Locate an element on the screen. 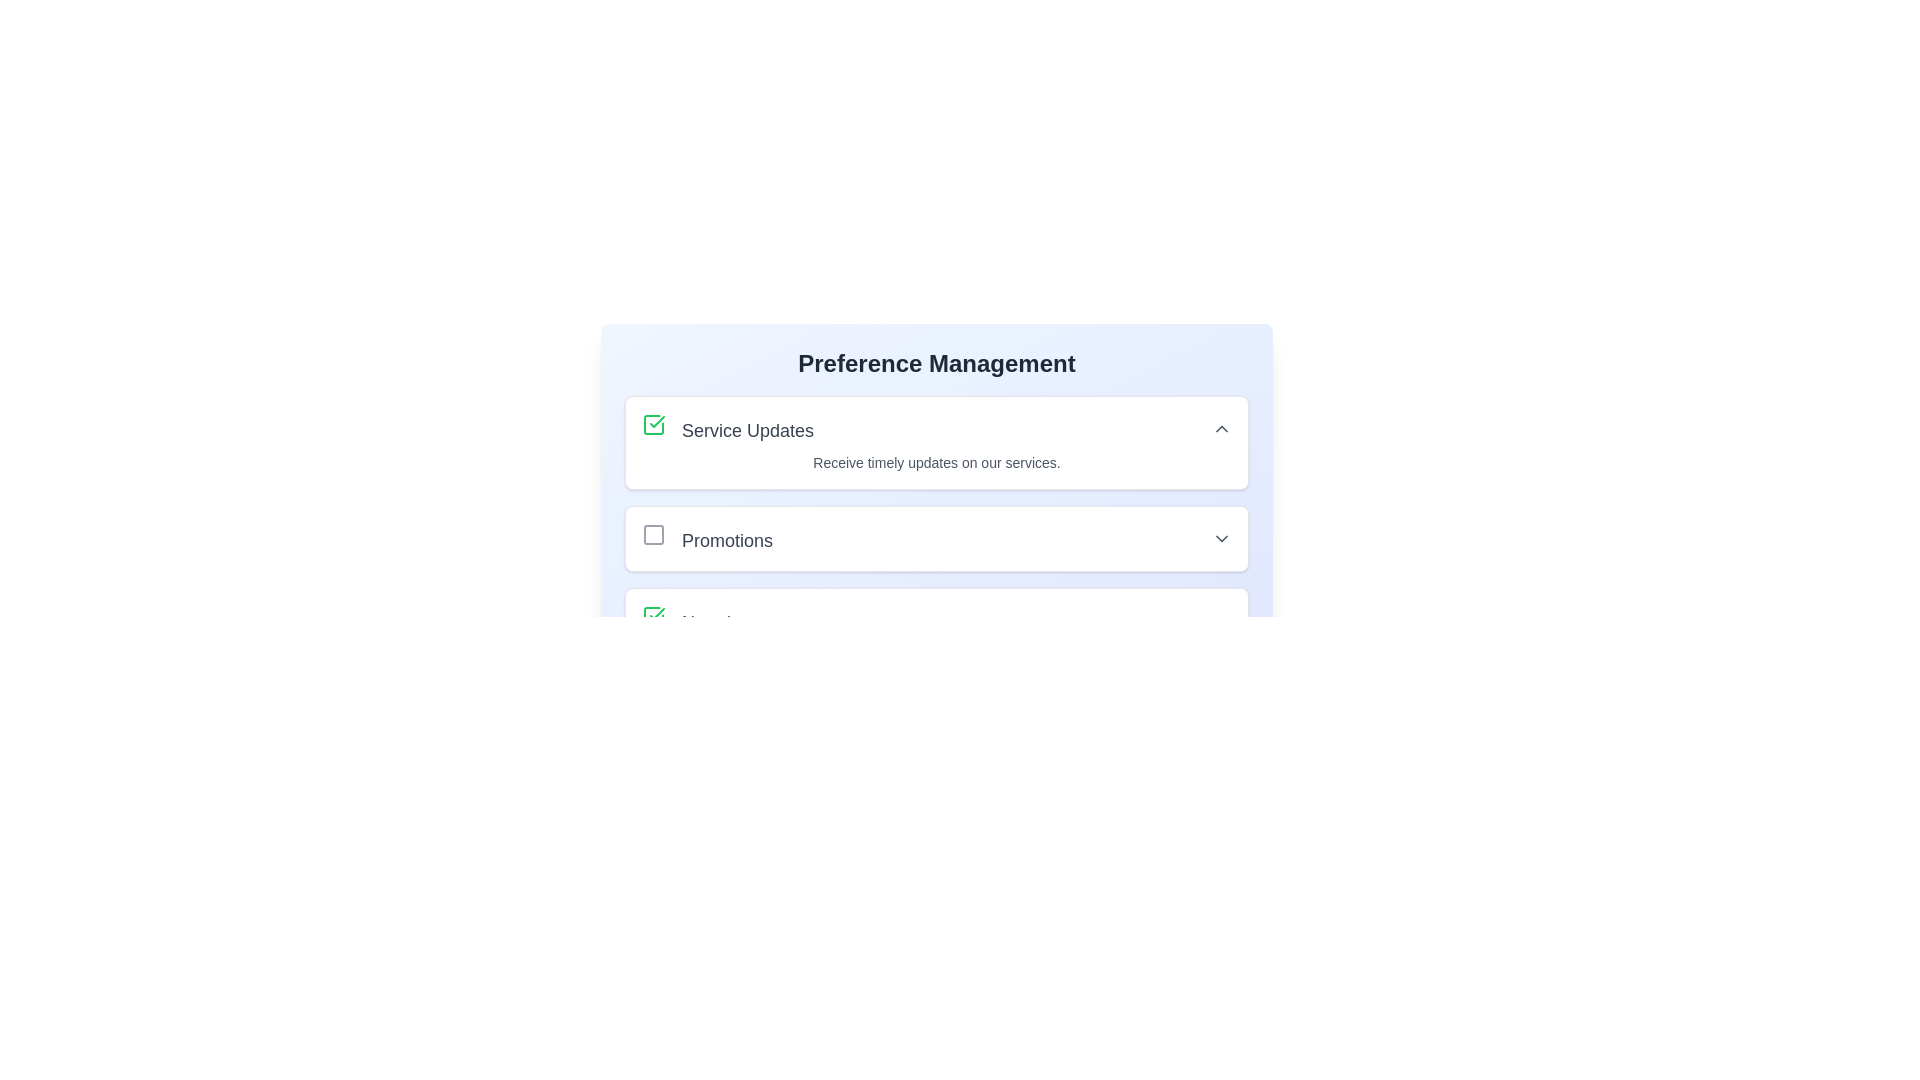 The height and width of the screenshot is (1080, 1920). the downward-pointing arrow icon located in the 'Promotions' section is located at coordinates (1221, 538).